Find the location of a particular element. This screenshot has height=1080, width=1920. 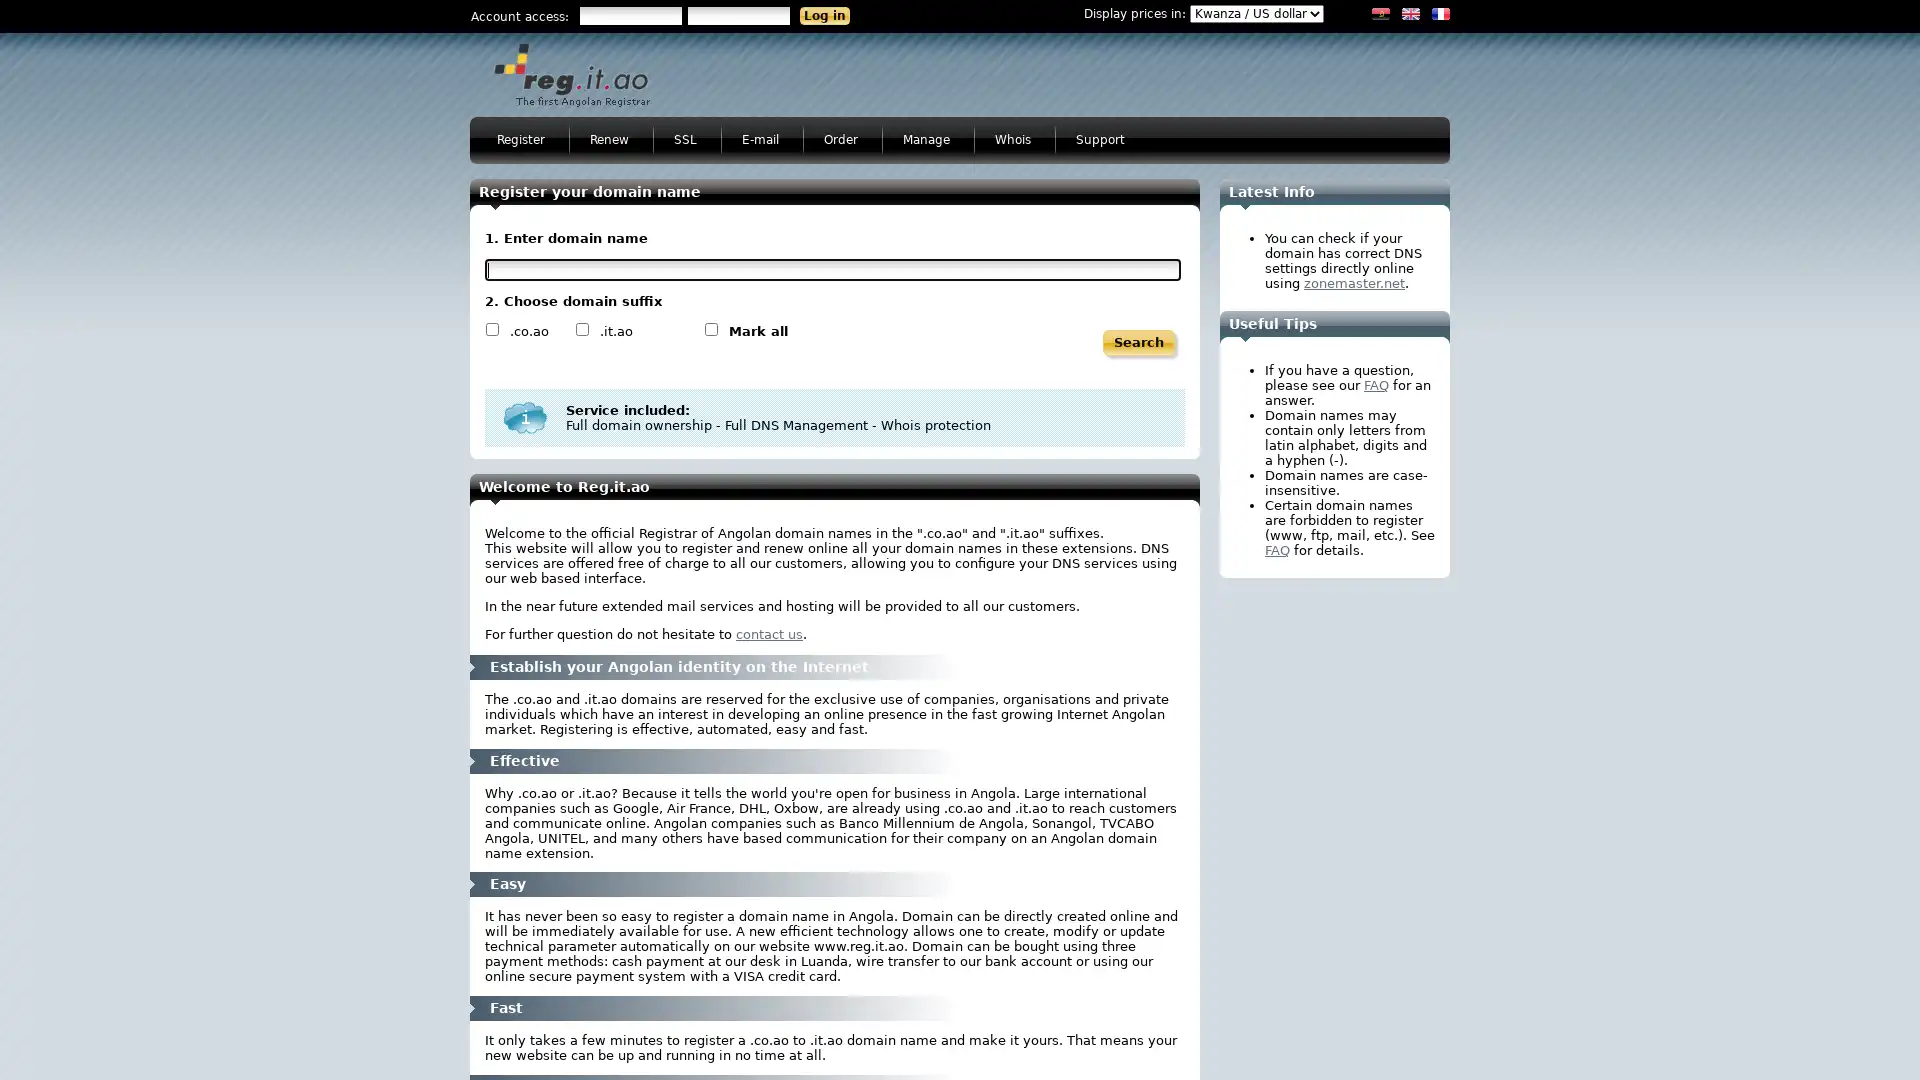

Search is located at coordinates (1138, 342).